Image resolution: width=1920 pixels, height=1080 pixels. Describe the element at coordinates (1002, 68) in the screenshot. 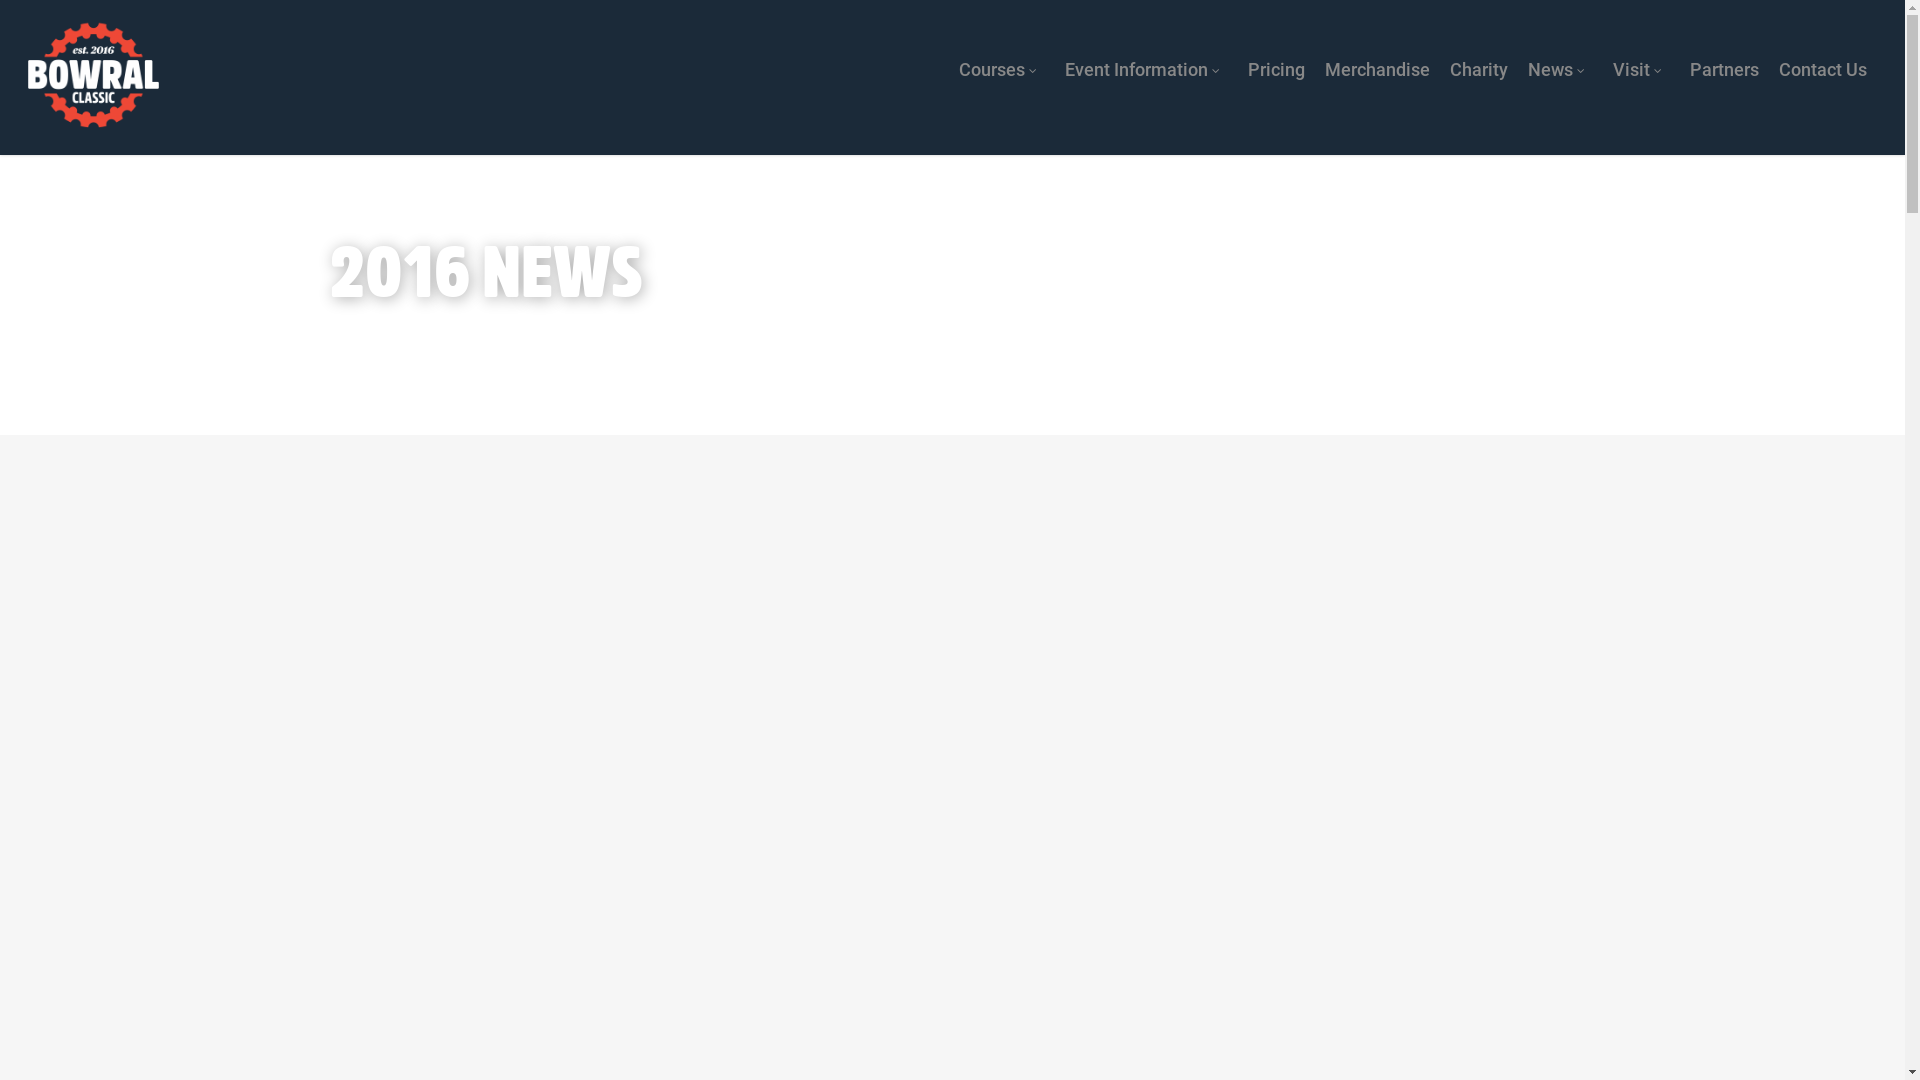

I see `'Courses'` at that location.